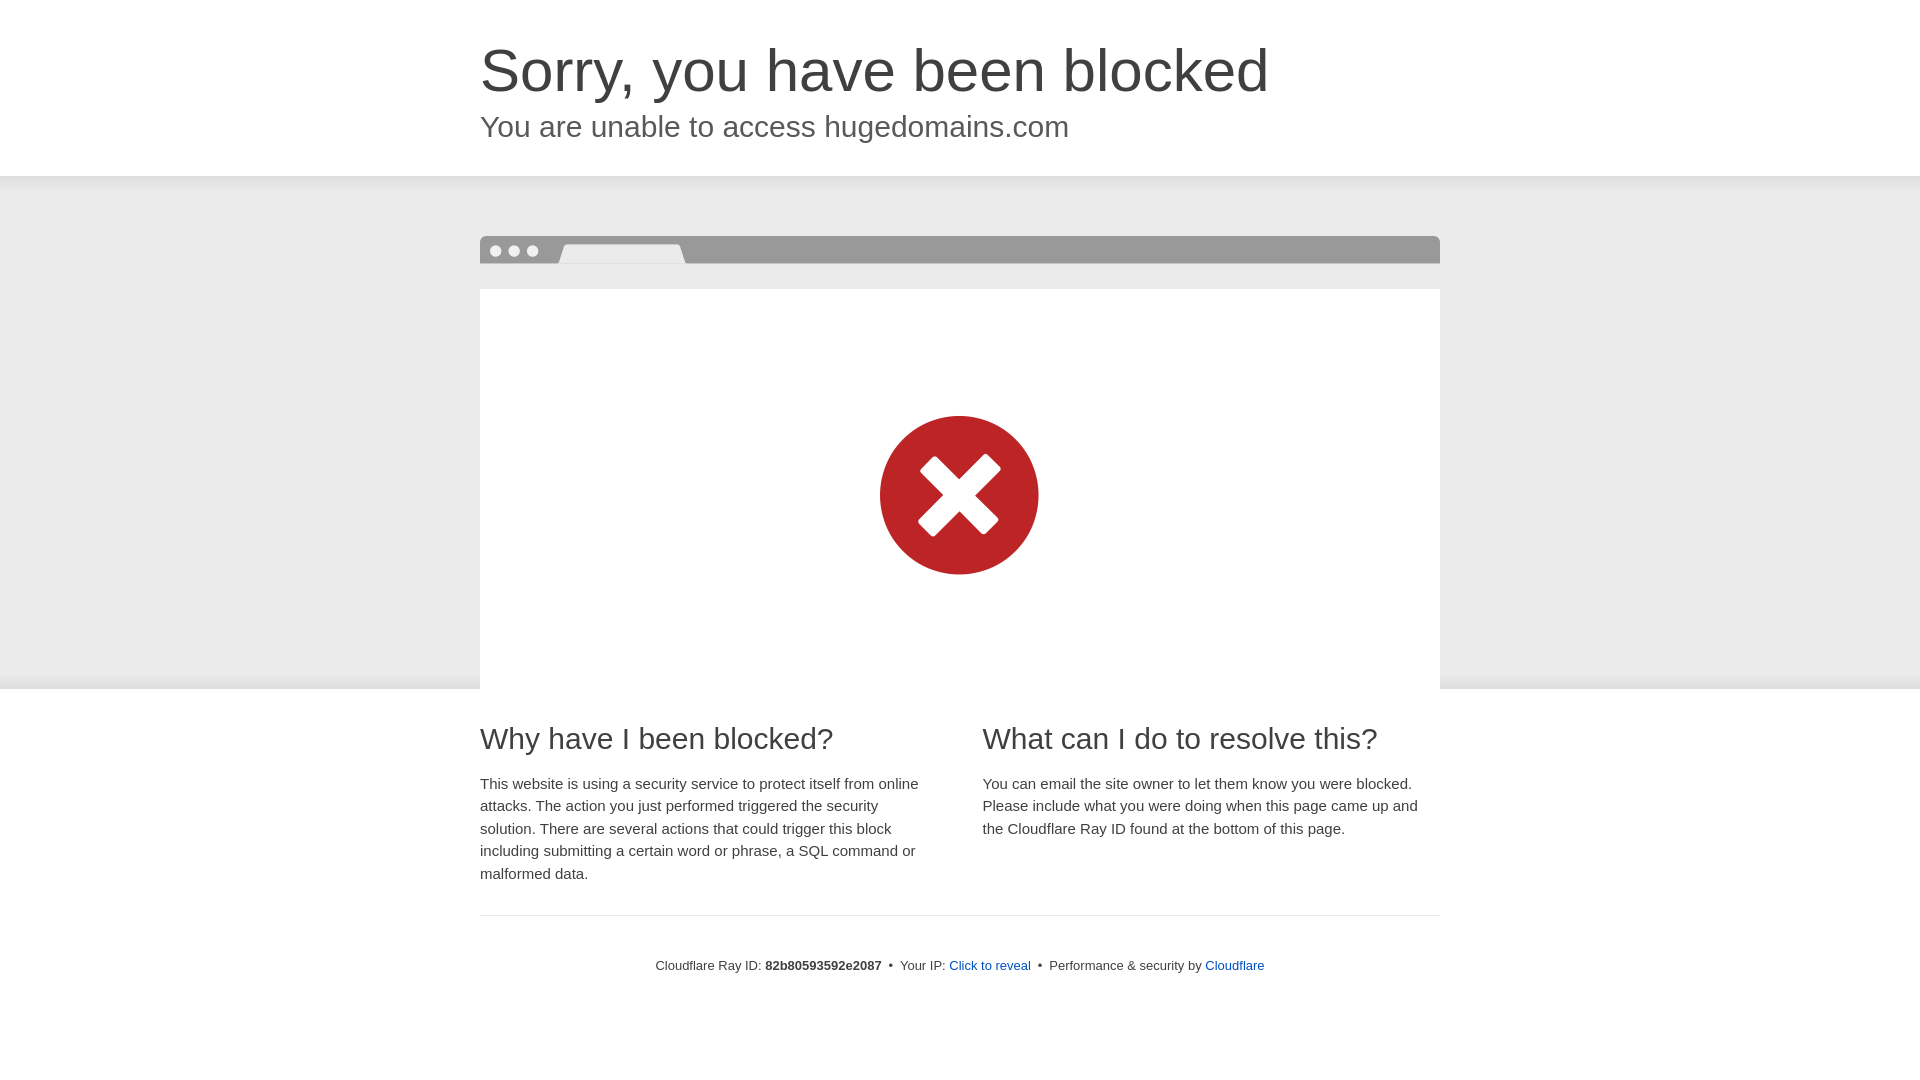  What do you see at coordinates (989, 964) in the screenshot?
I see `'Click to reveal'` at bounding box center [989, 964].